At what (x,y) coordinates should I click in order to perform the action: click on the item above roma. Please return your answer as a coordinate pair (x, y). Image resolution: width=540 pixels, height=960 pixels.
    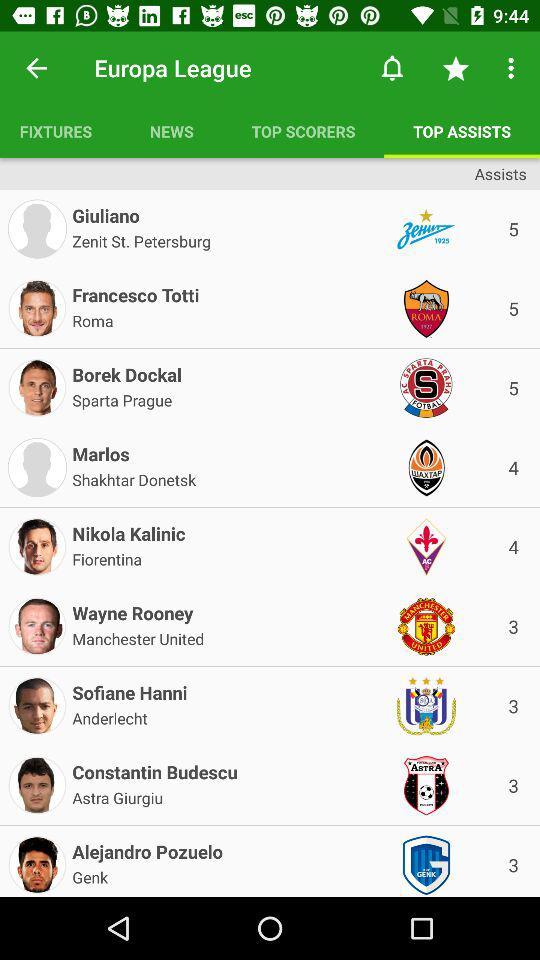
    Looking at the image, I should click on (135, 290).